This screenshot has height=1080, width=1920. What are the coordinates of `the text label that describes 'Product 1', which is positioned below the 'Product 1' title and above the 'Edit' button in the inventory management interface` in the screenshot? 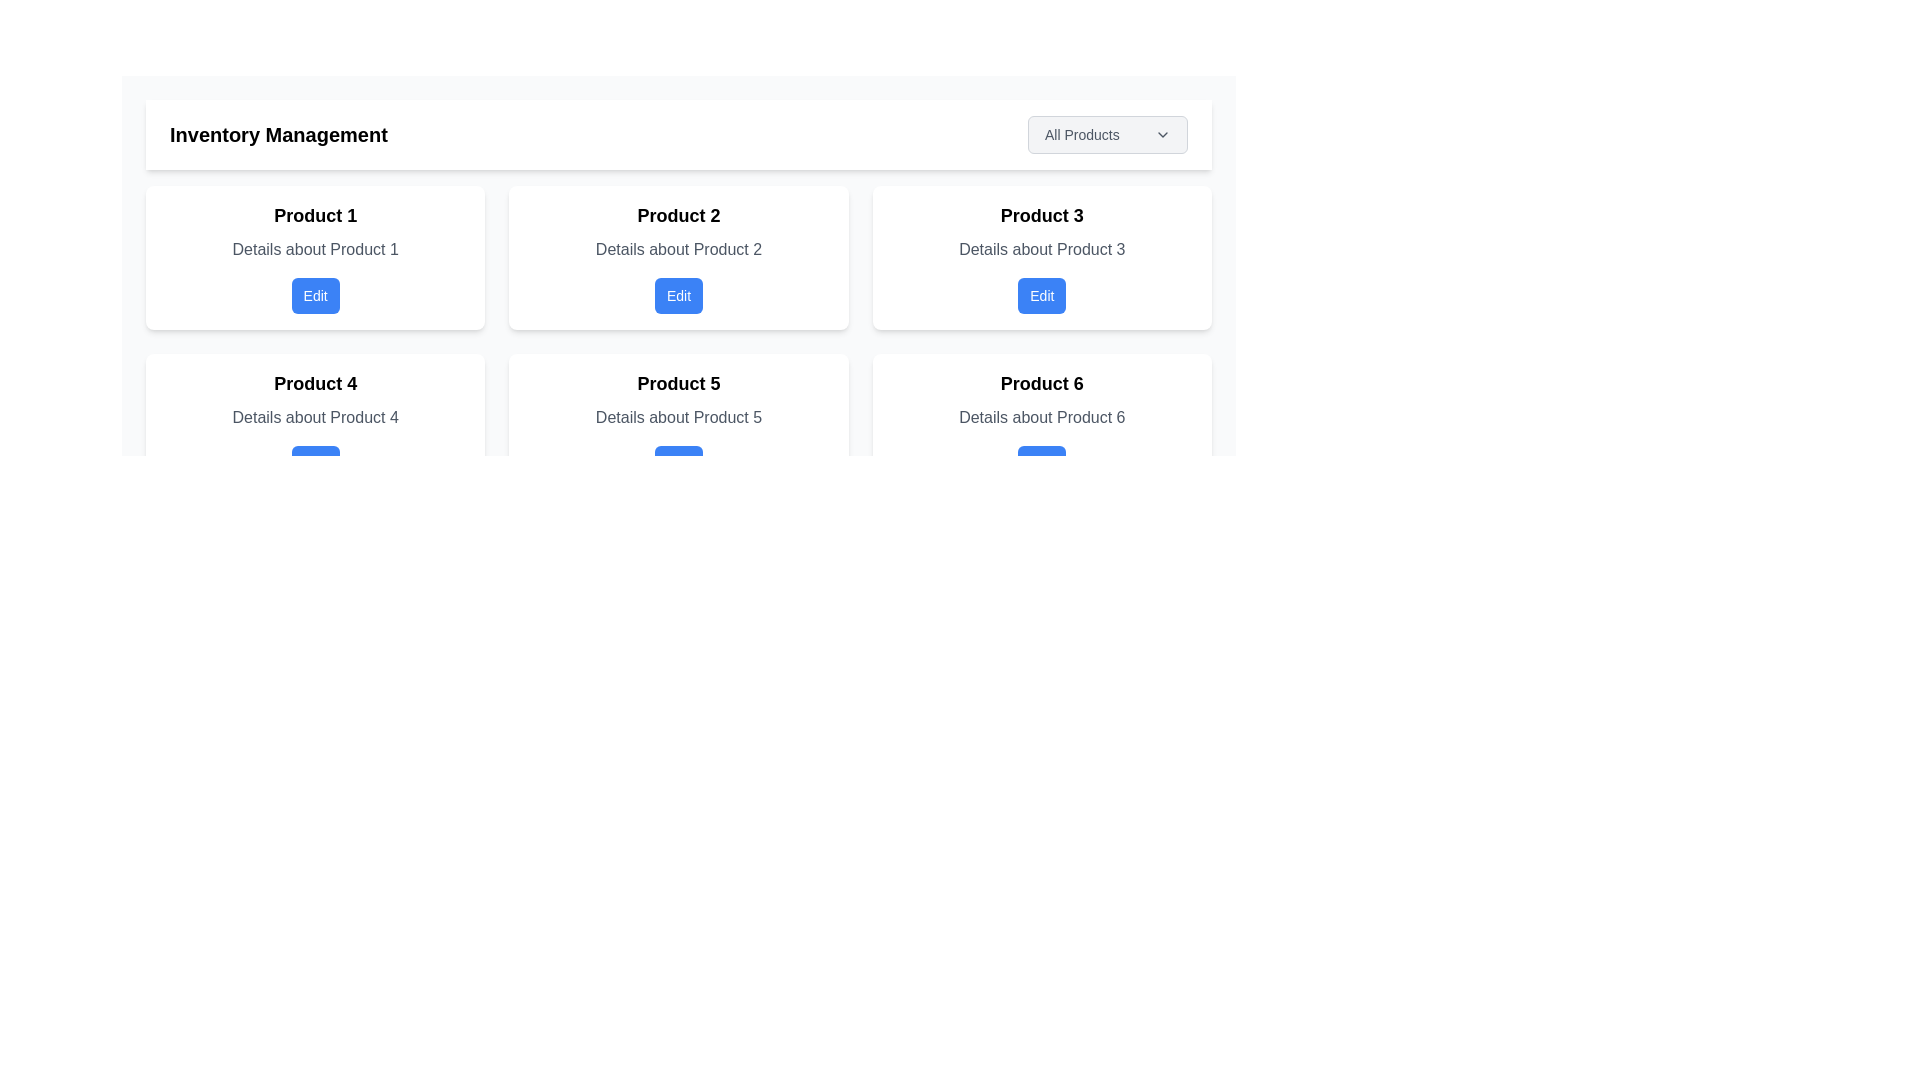 It's located at (314, 249).